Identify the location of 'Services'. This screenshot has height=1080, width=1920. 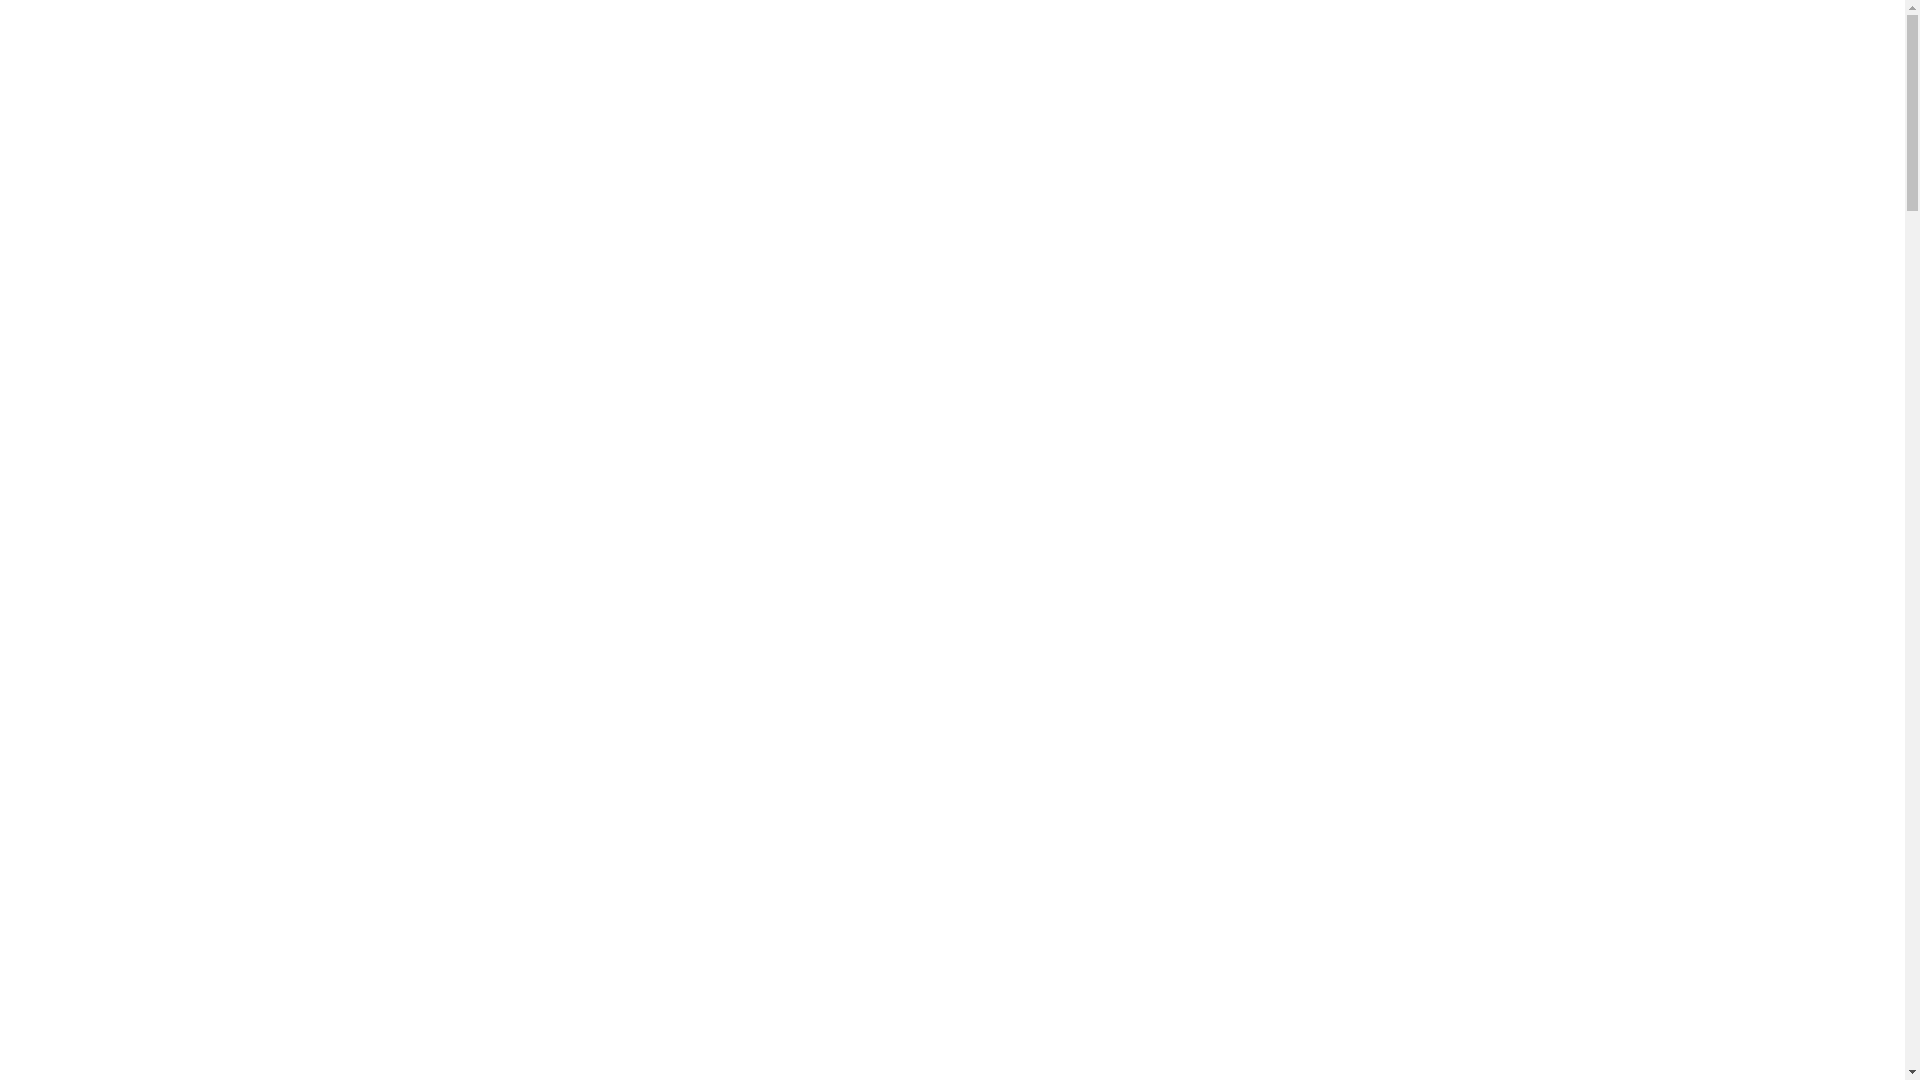
(76, 930).